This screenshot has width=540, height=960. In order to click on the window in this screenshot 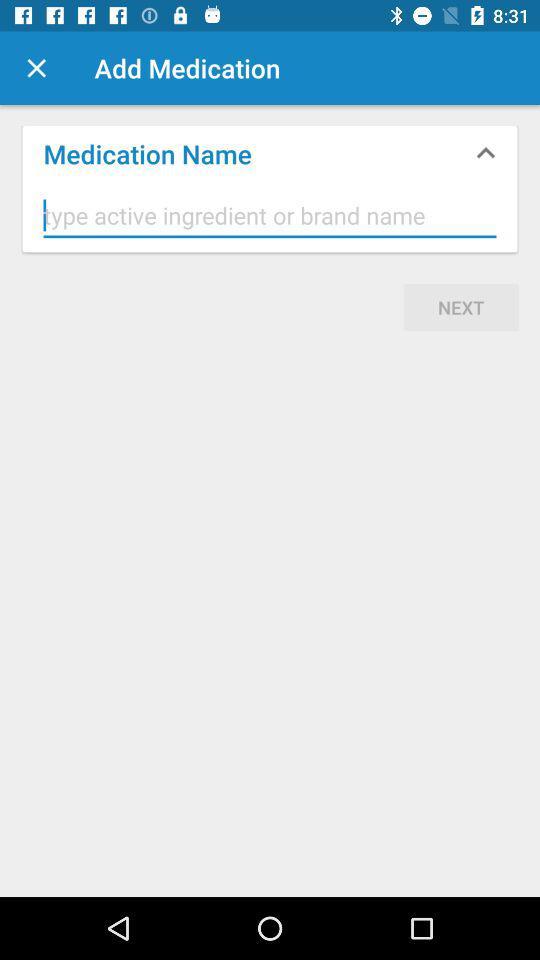, I will do `click(36, 68)`.